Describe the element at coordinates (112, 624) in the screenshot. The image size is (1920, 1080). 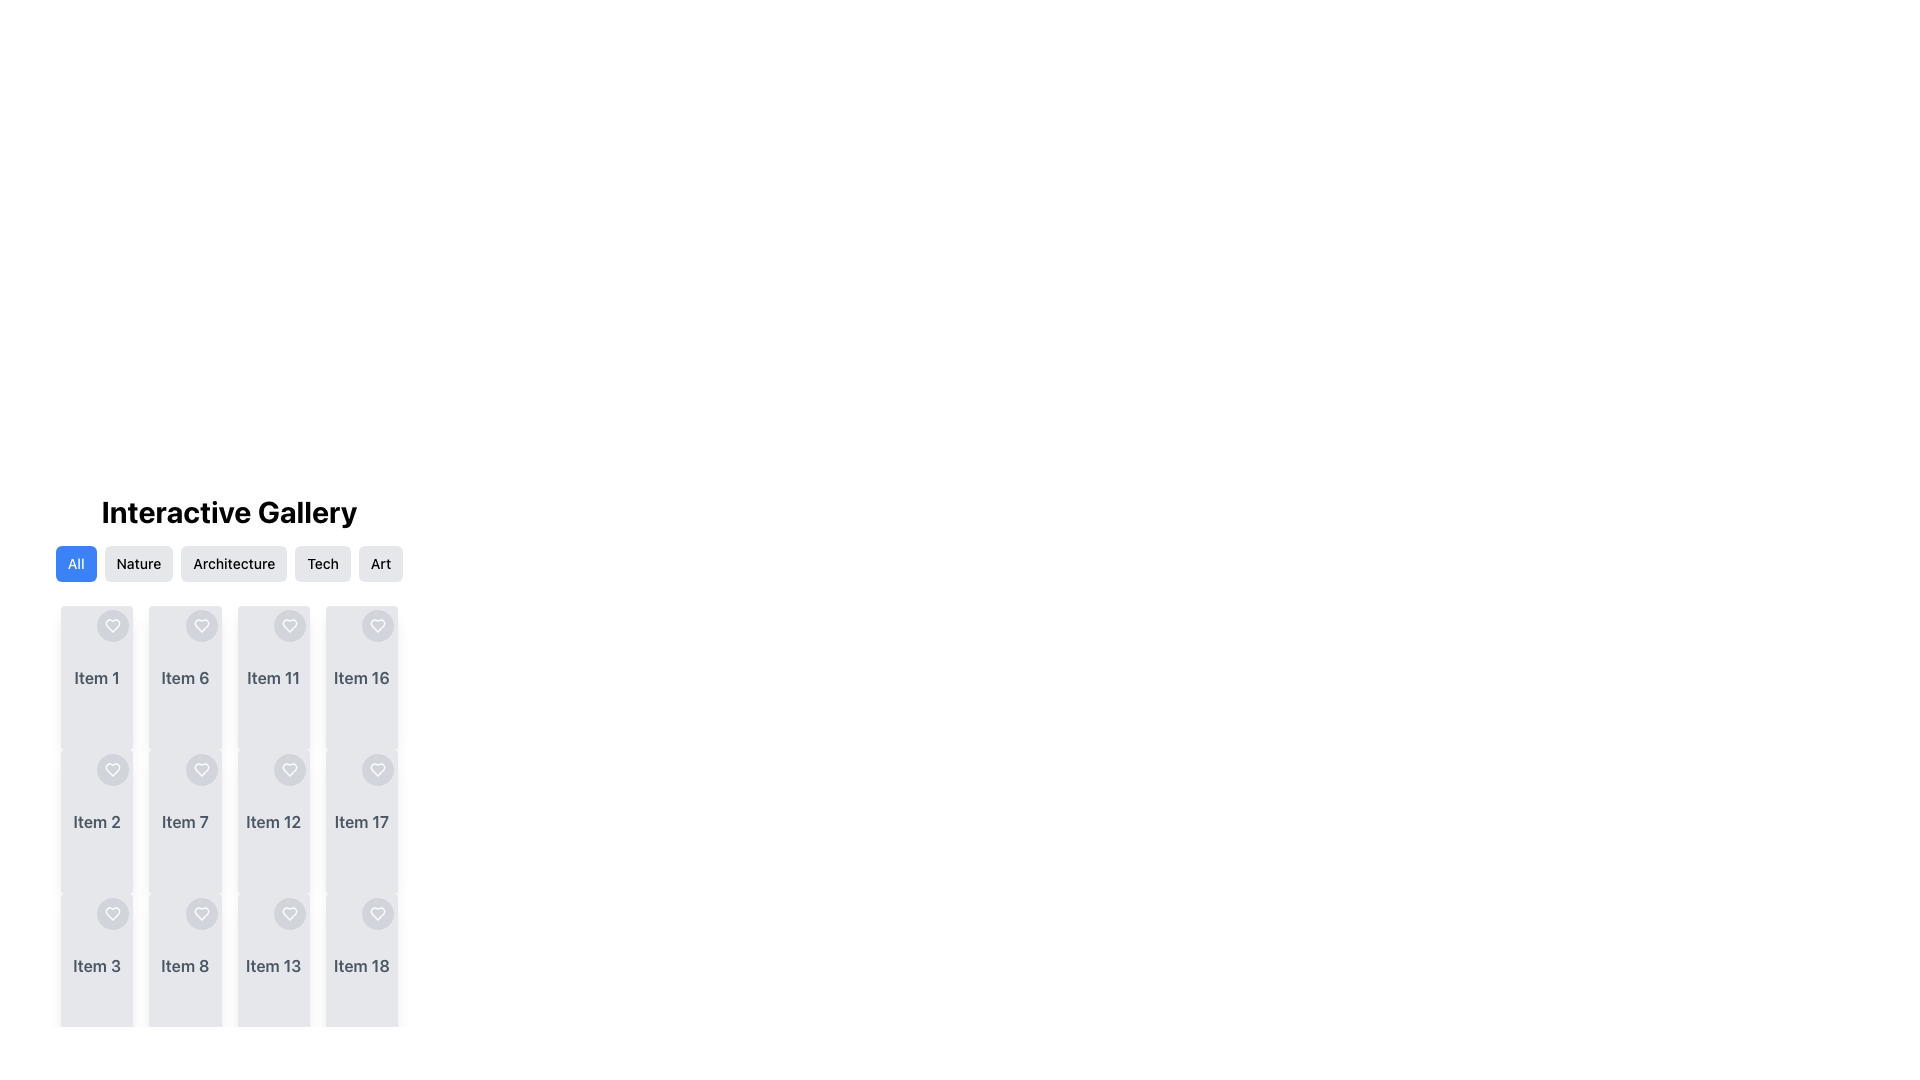
I see `the favorite marker icon located in the center of the circular button in the top-left corner of the grid item labeled 'Item 1' in the 'Interactive Gallery' interface to mark it as a favorite` at that location.